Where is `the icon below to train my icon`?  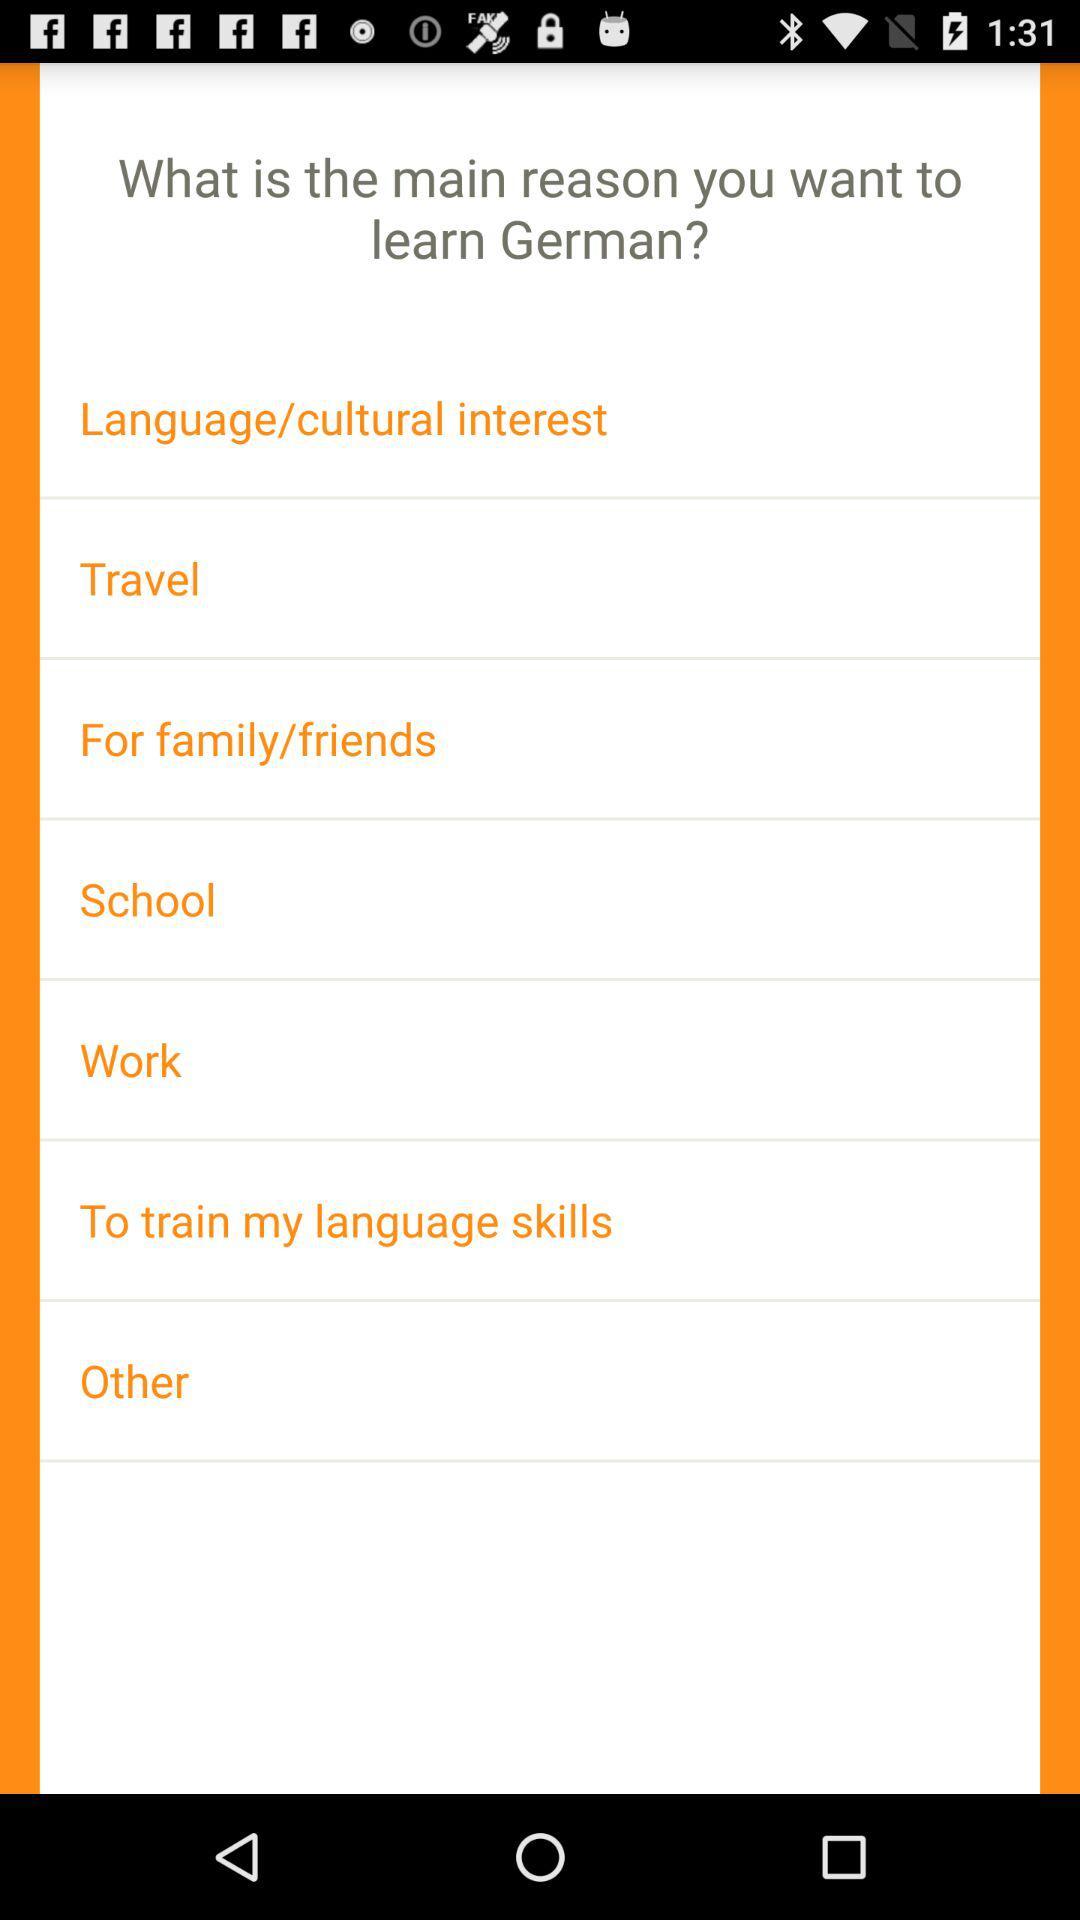
the icon below to train my icon is located at coordinates (540, 1379).